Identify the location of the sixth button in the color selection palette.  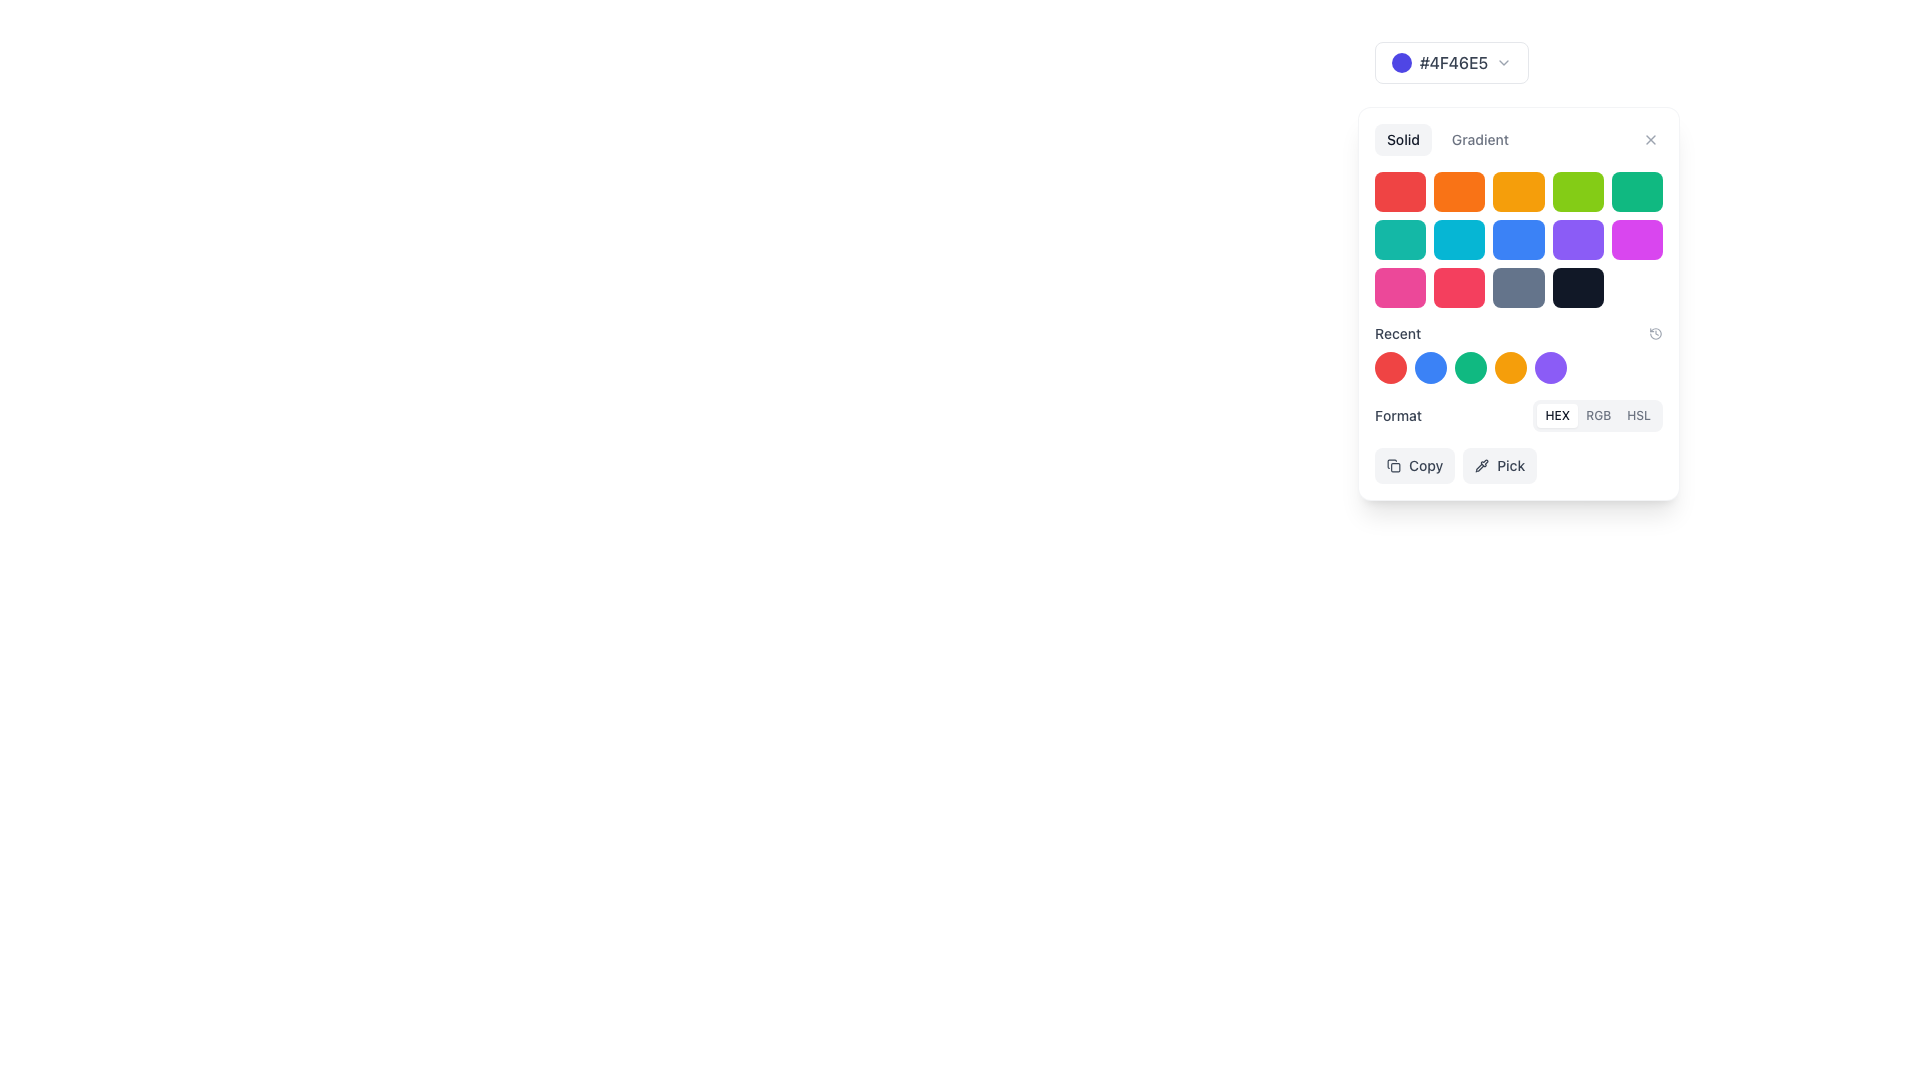
(1399, 238).